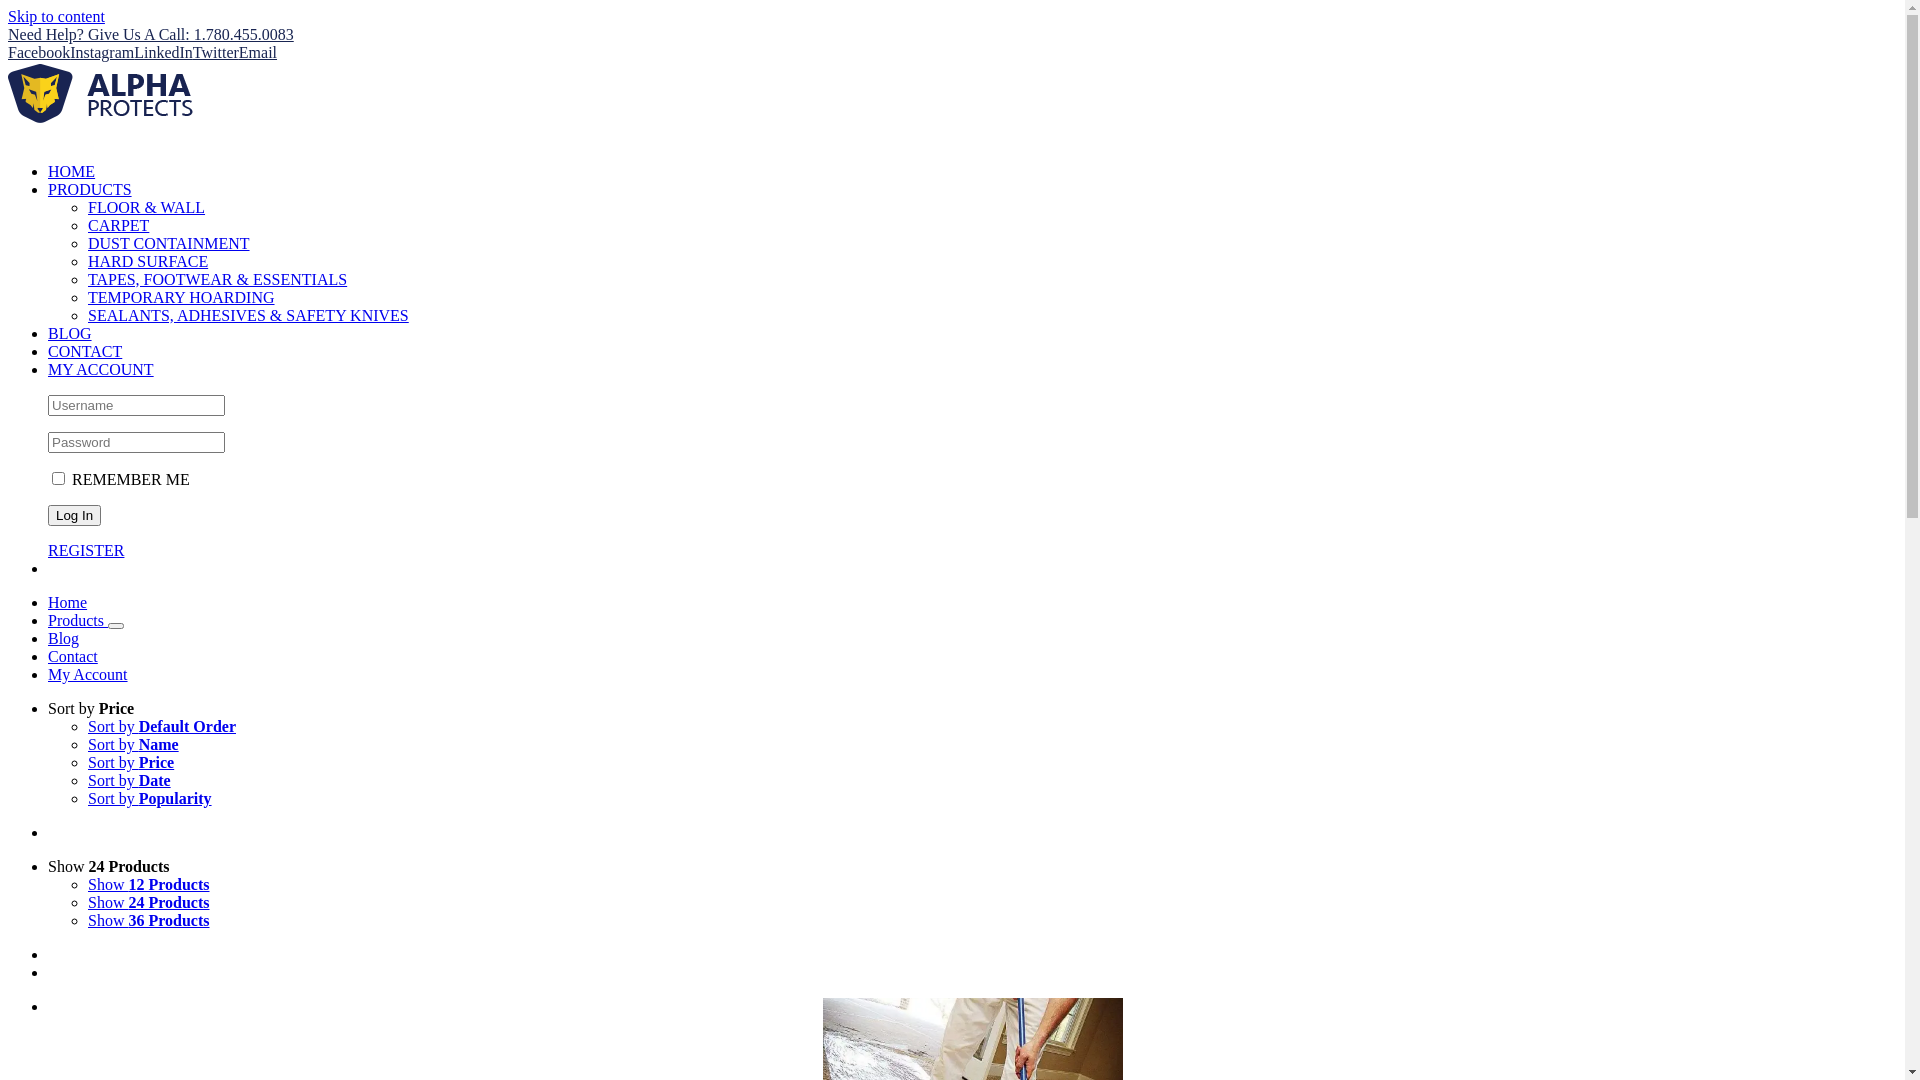  What do you see at coordinates (147, 883) in the screenshot?
I see `'Show 12 Products'` at bounding box center [147, 883].